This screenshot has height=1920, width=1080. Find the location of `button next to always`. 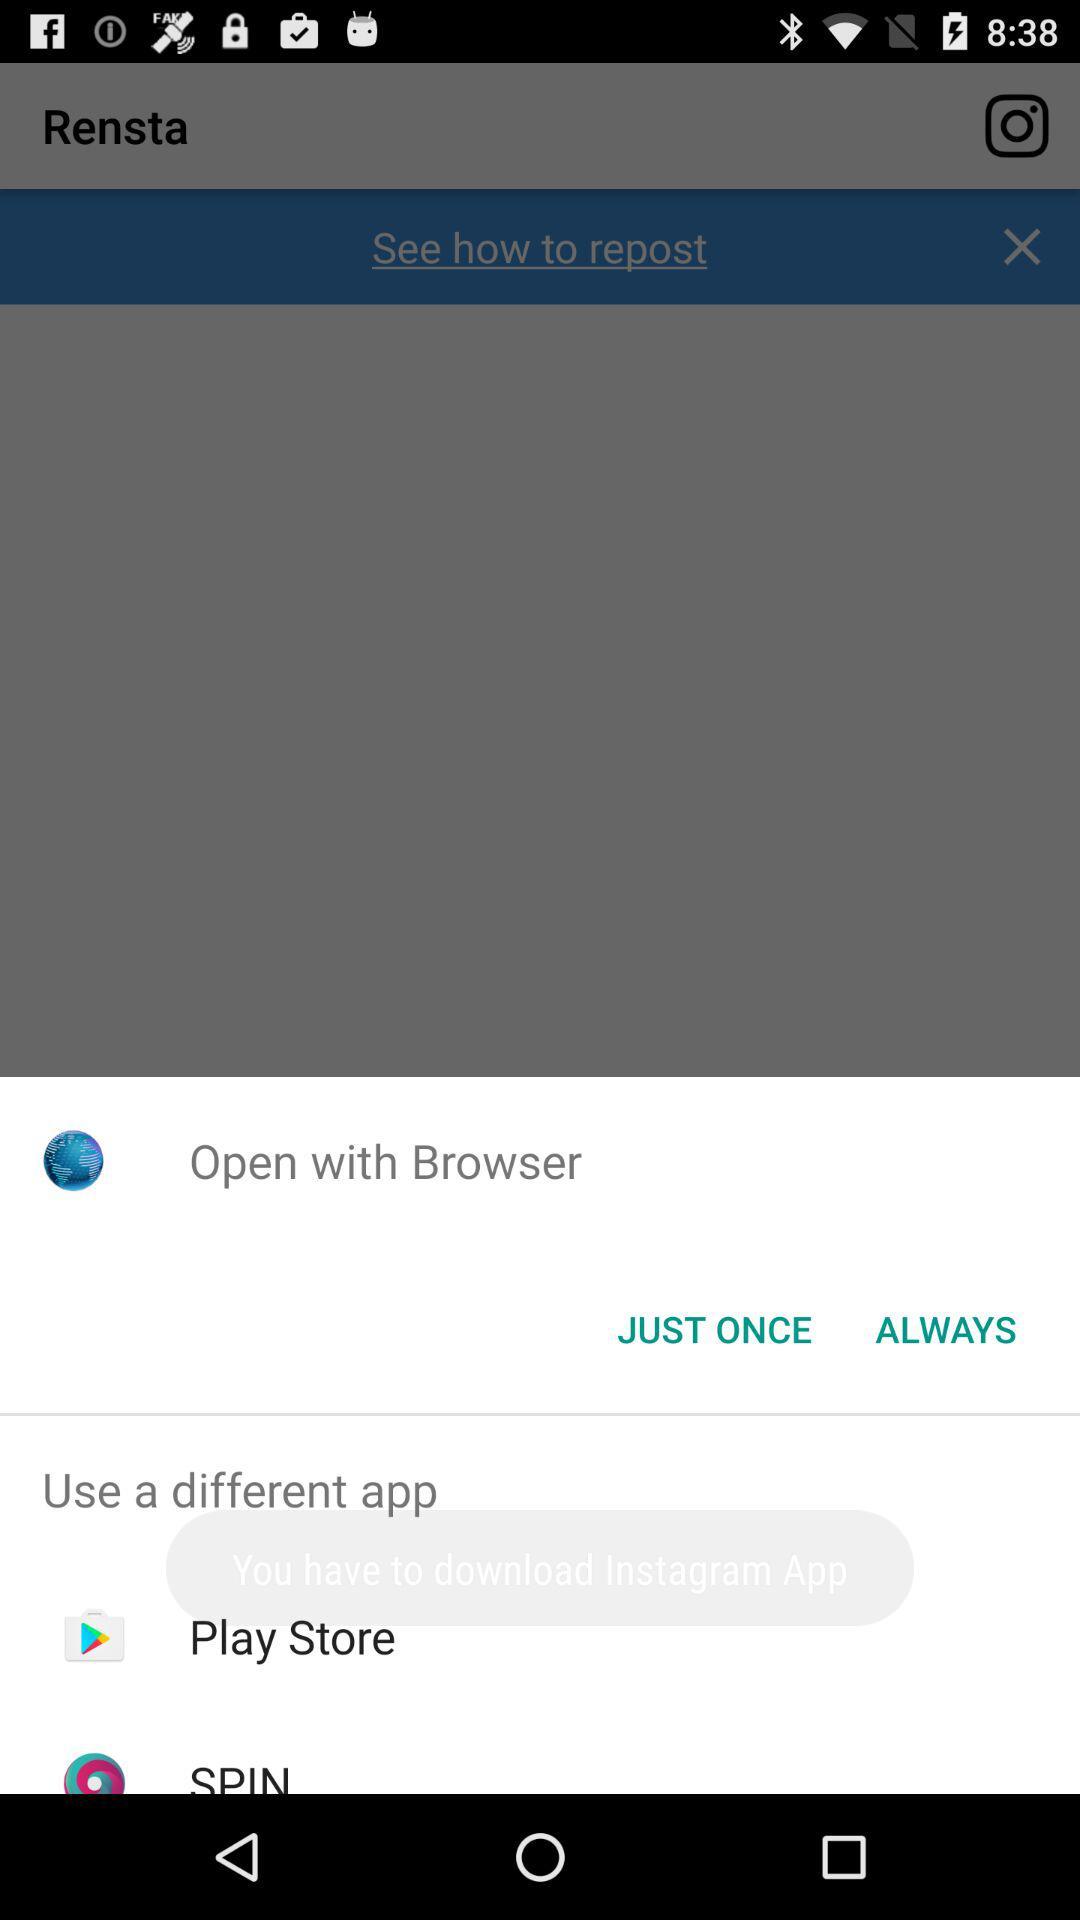

button next to always is located at coordinates (713, 1329).